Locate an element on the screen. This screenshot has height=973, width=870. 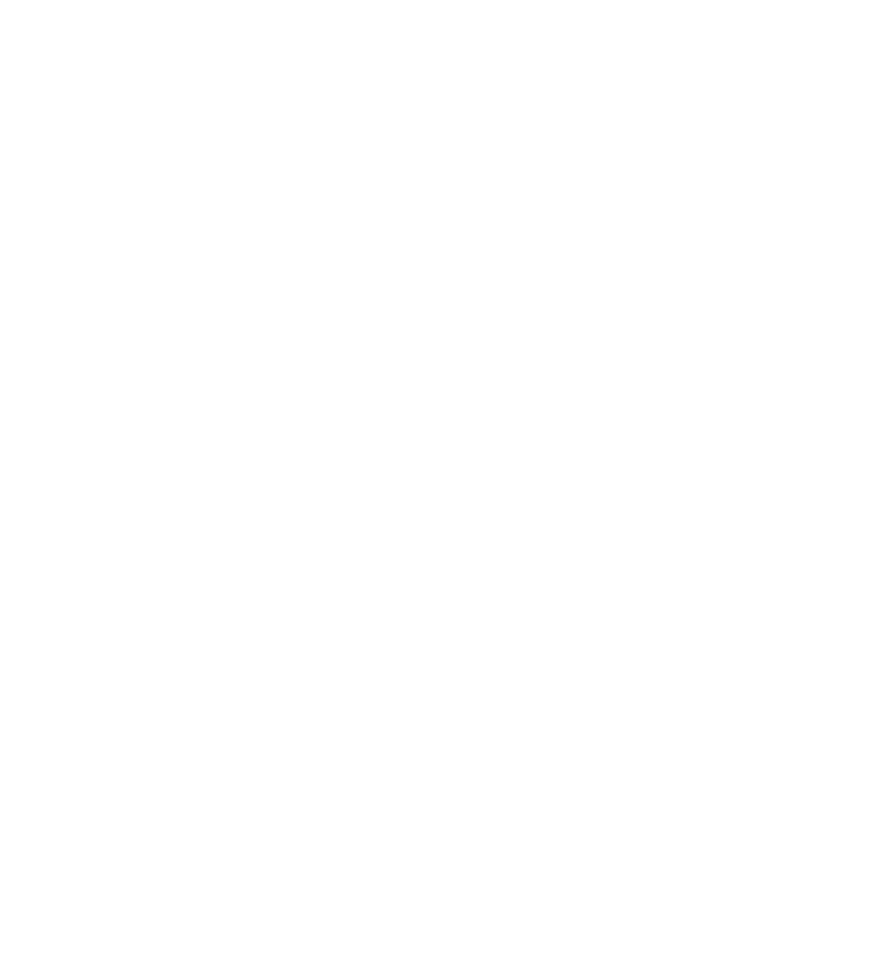
'Published: 10/09/2023' is located at coordinates (377, 898).